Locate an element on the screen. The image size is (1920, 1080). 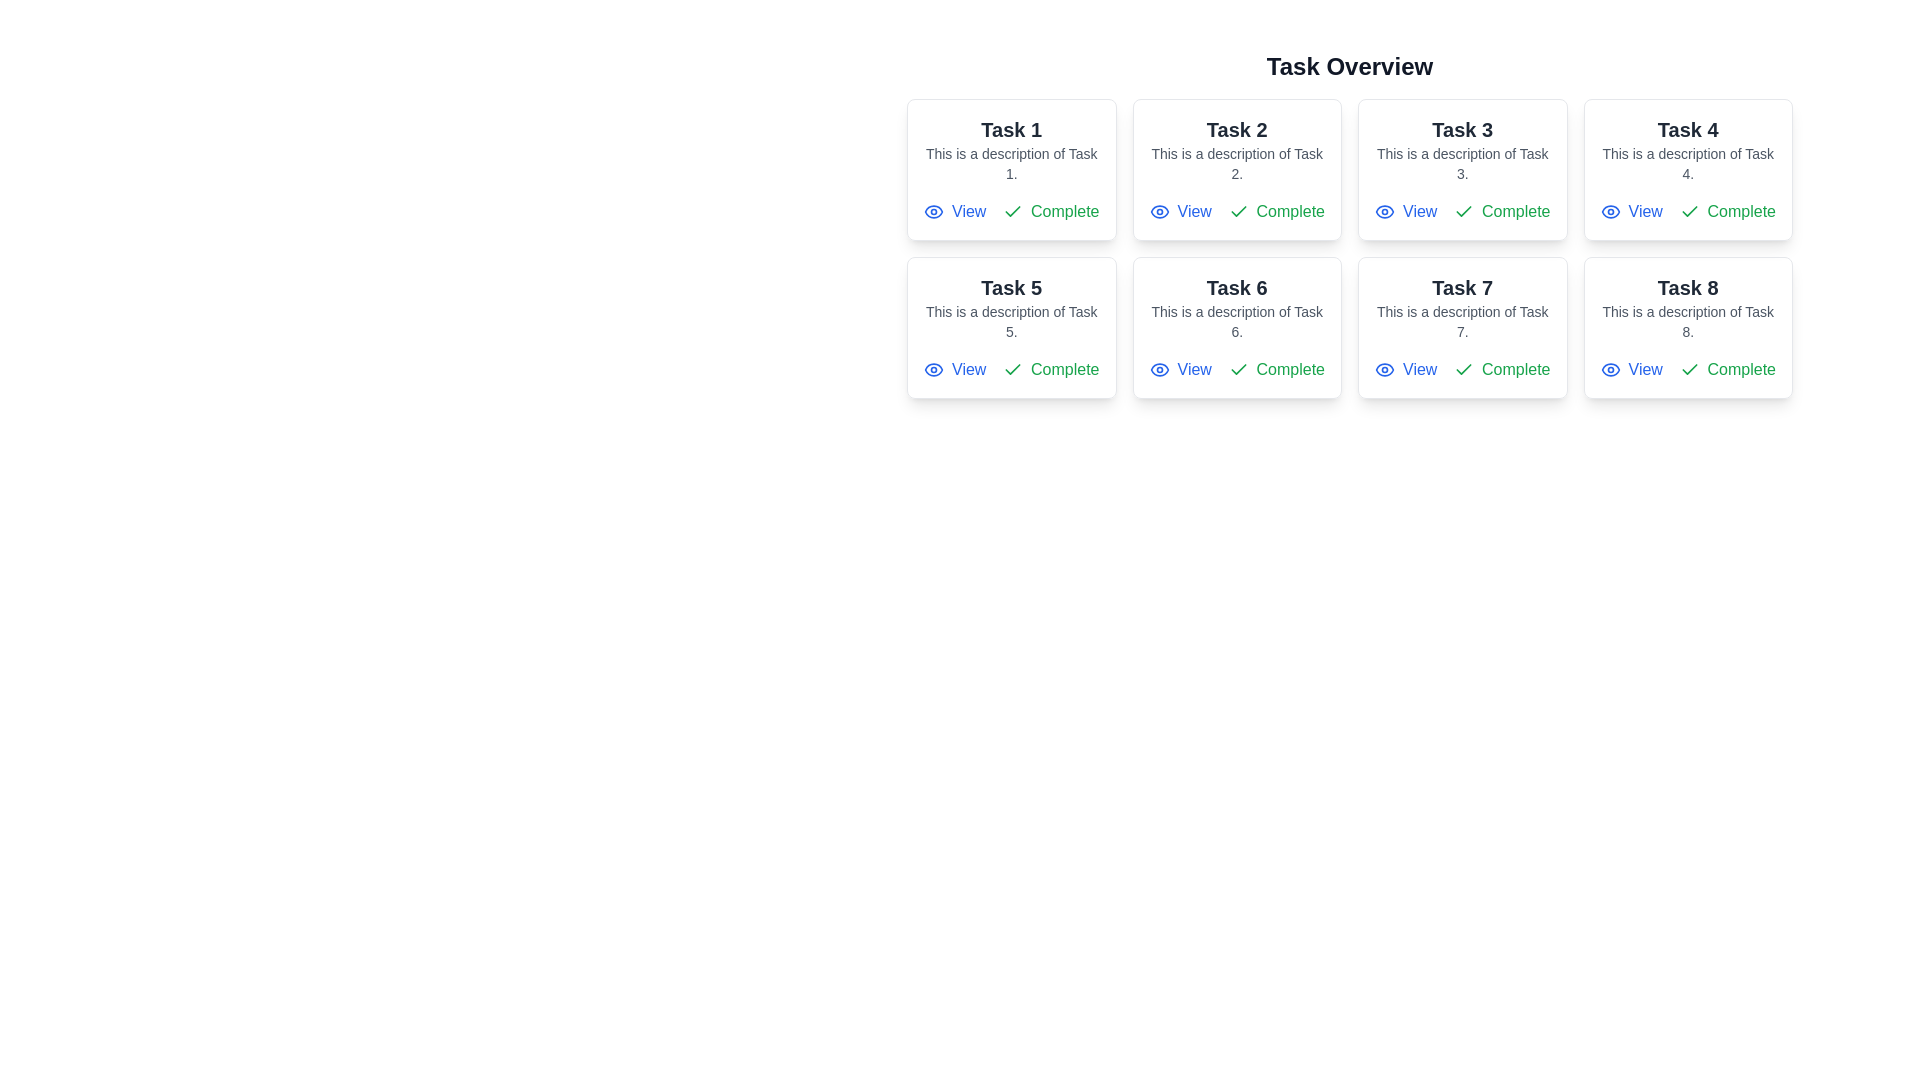
the completion status icon located next to the 'Complete' text in the second task card is located at coordinates (1237, 211).